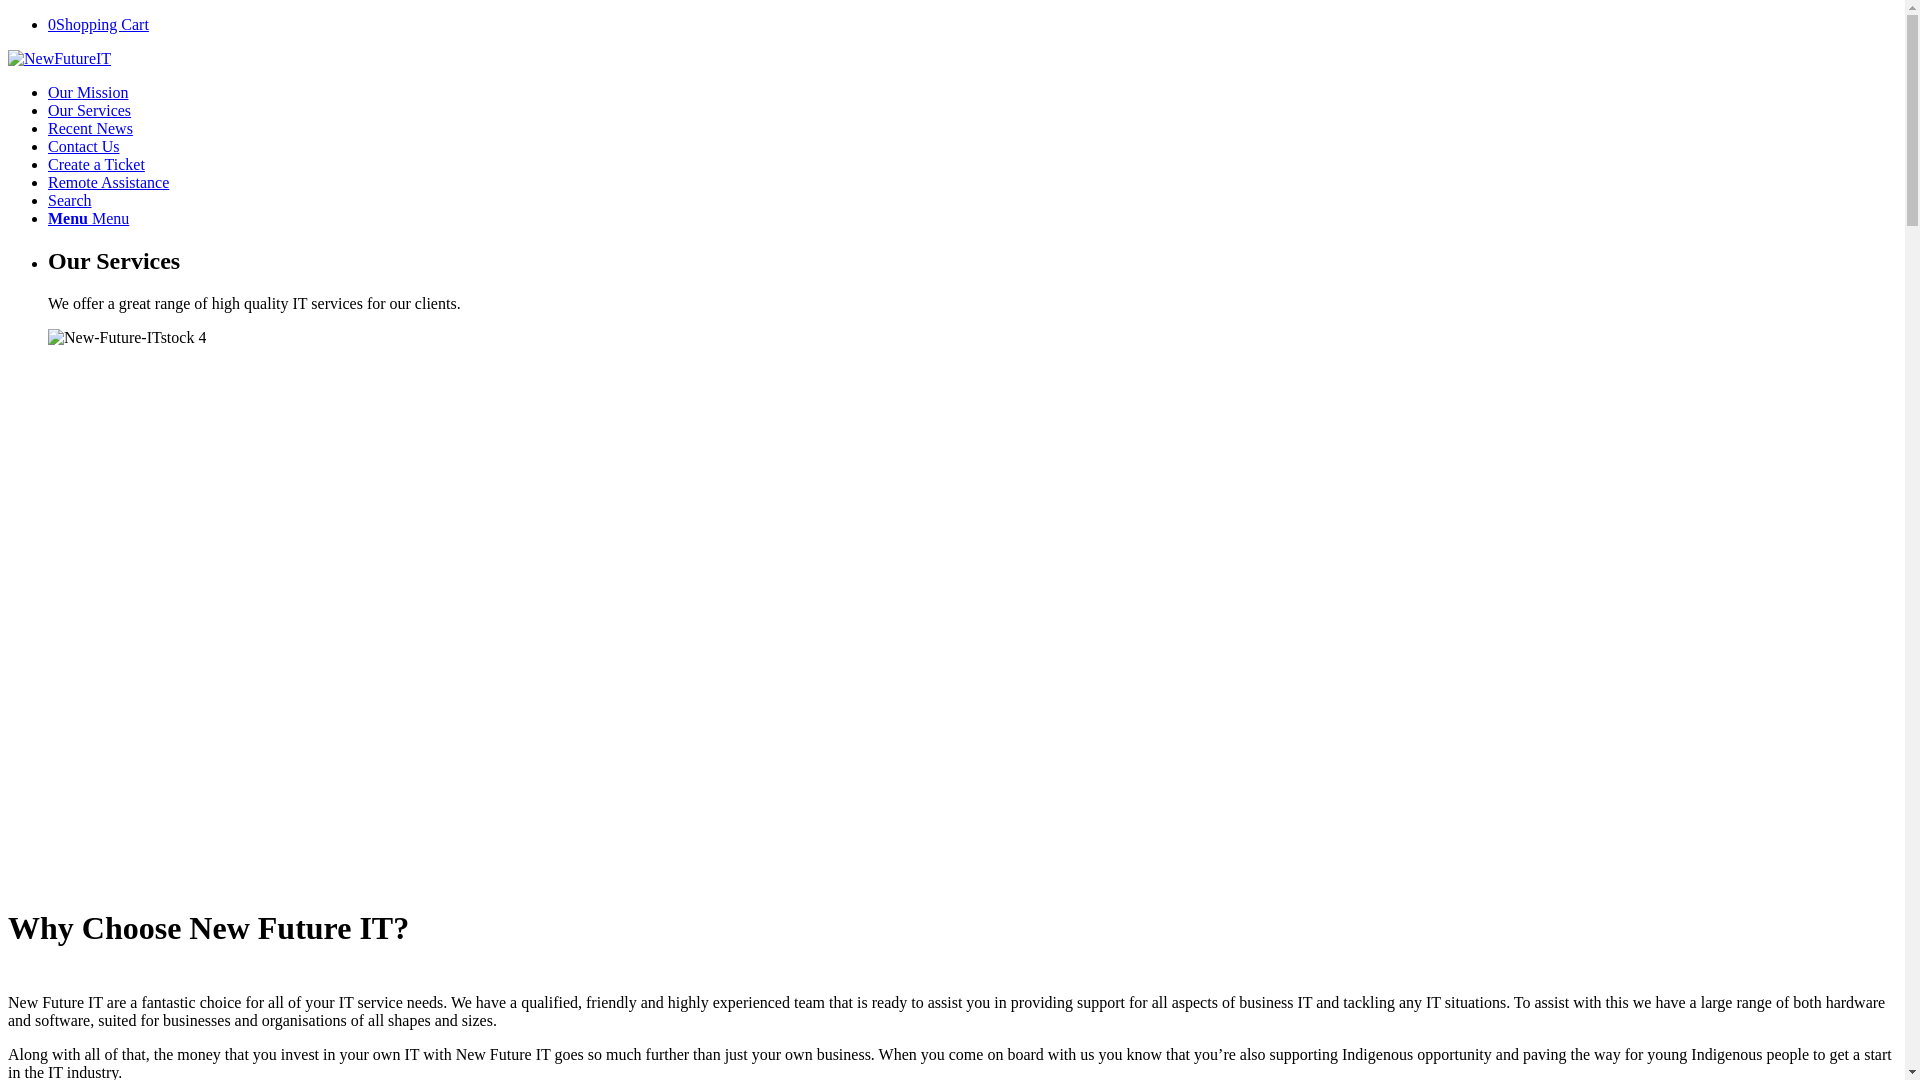 This screenshot has height=1080, width=1920. Describe the element at coordinates (95, 163) in the screenshot. I see `'Create a Ticket'` at that location.